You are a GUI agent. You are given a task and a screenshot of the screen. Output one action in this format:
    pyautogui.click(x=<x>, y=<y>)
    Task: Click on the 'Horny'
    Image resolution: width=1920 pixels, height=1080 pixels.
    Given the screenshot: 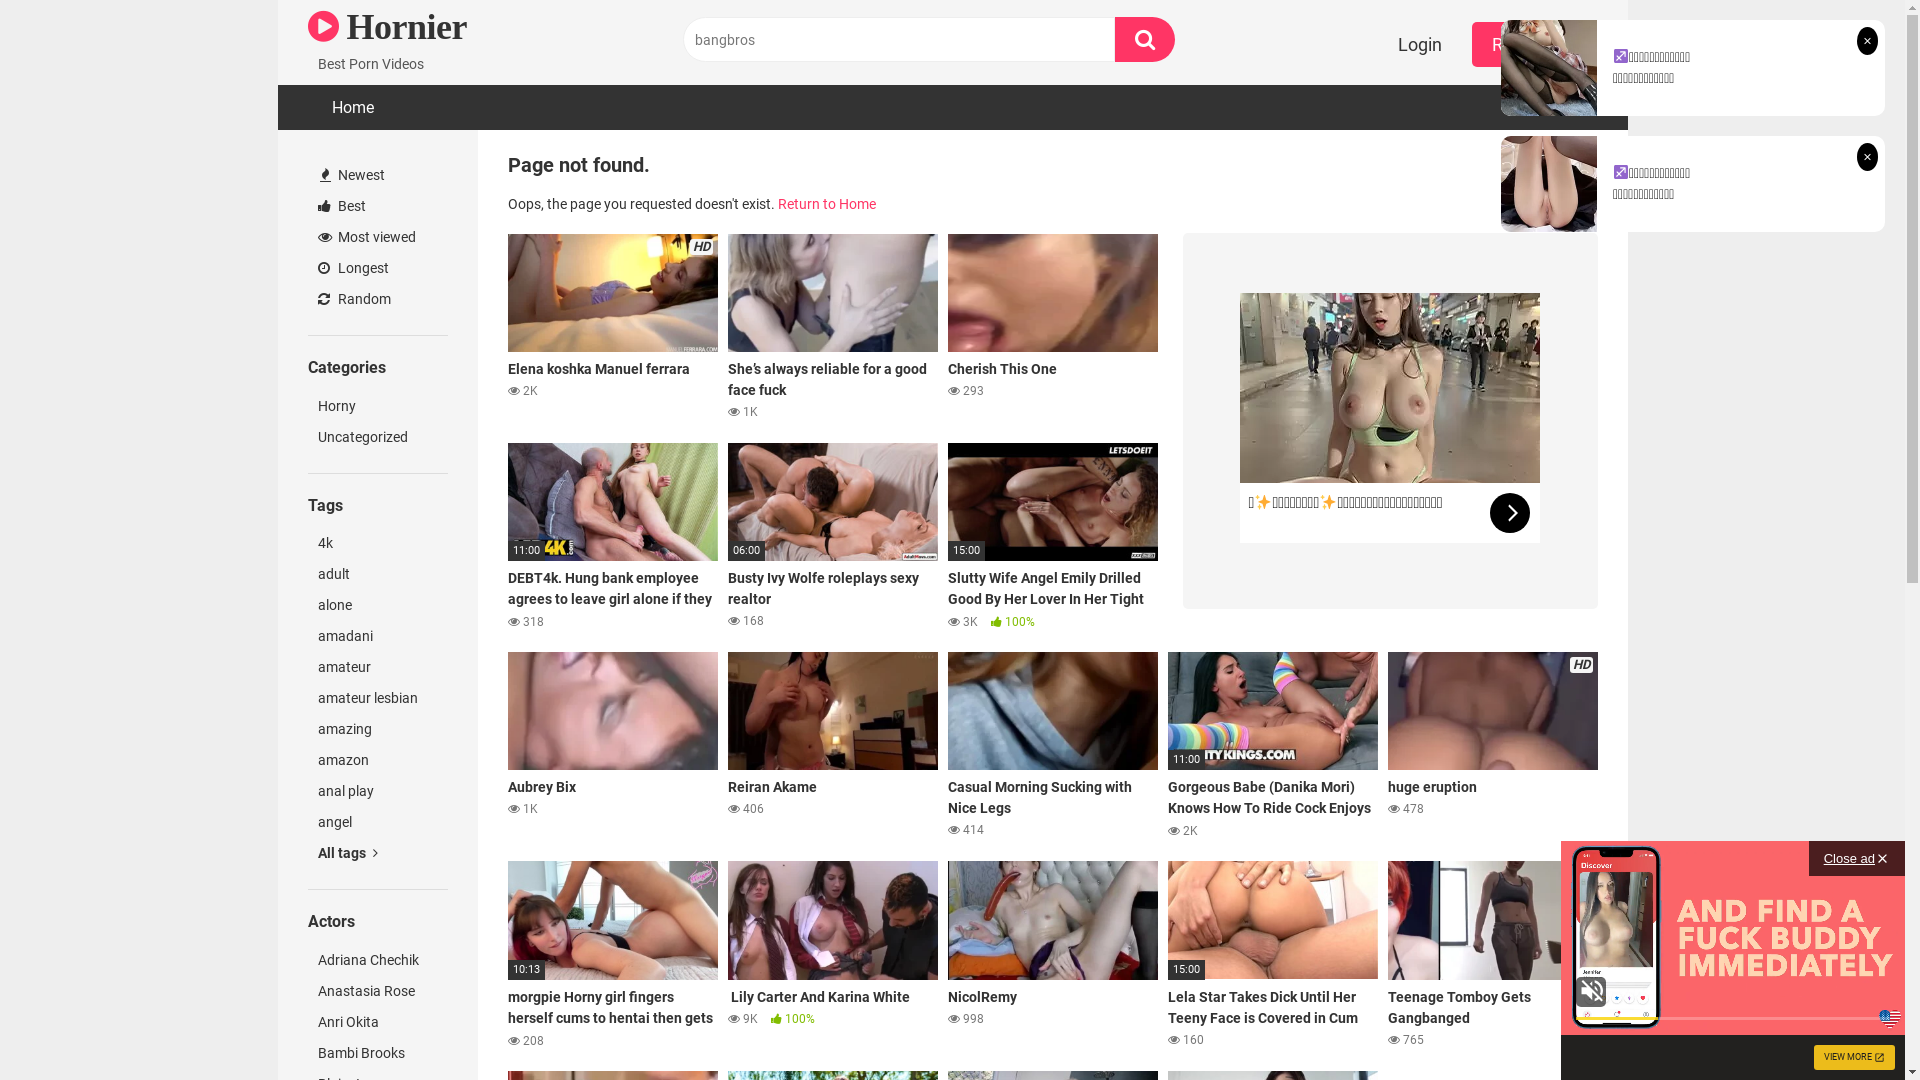 What is the action you would take?
    pyautogui.click(x=306, y=405)
    